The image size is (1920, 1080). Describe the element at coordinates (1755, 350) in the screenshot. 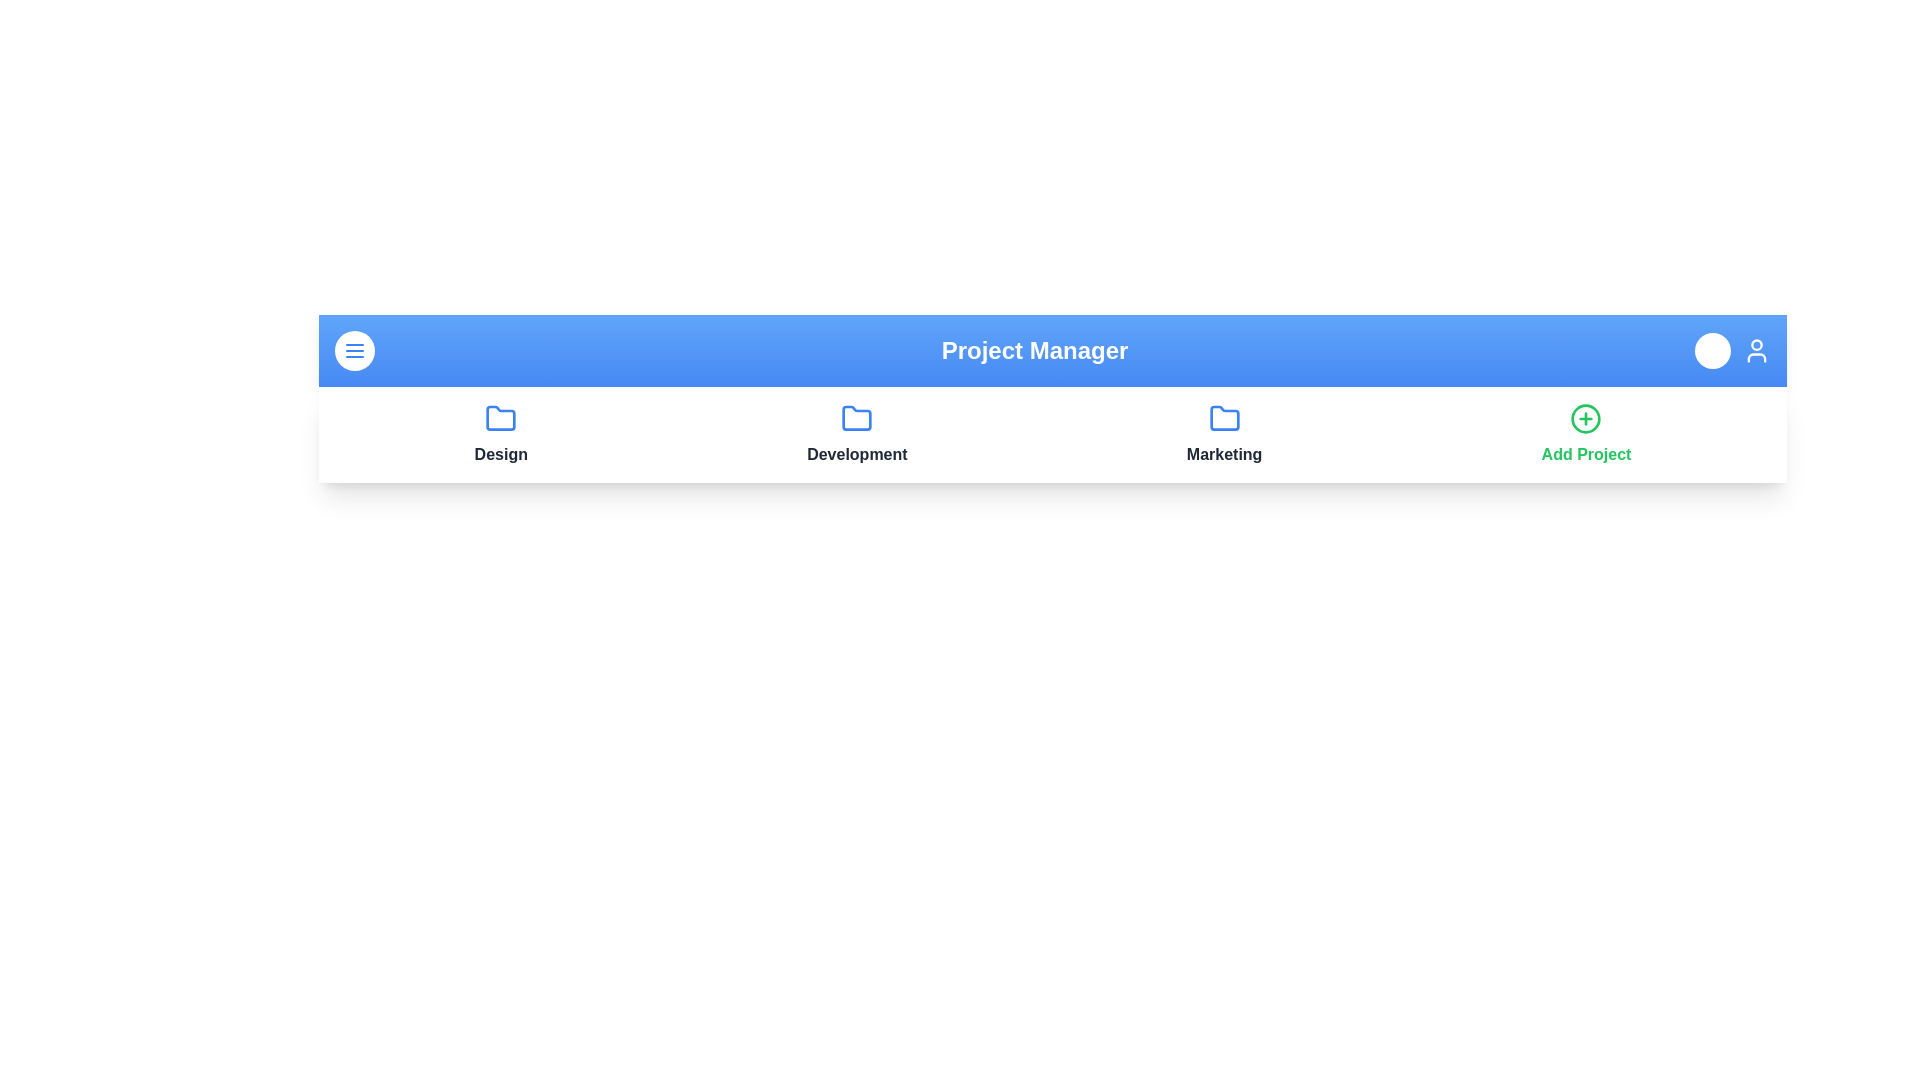

I see `the user icon to view the user profile` at that location.